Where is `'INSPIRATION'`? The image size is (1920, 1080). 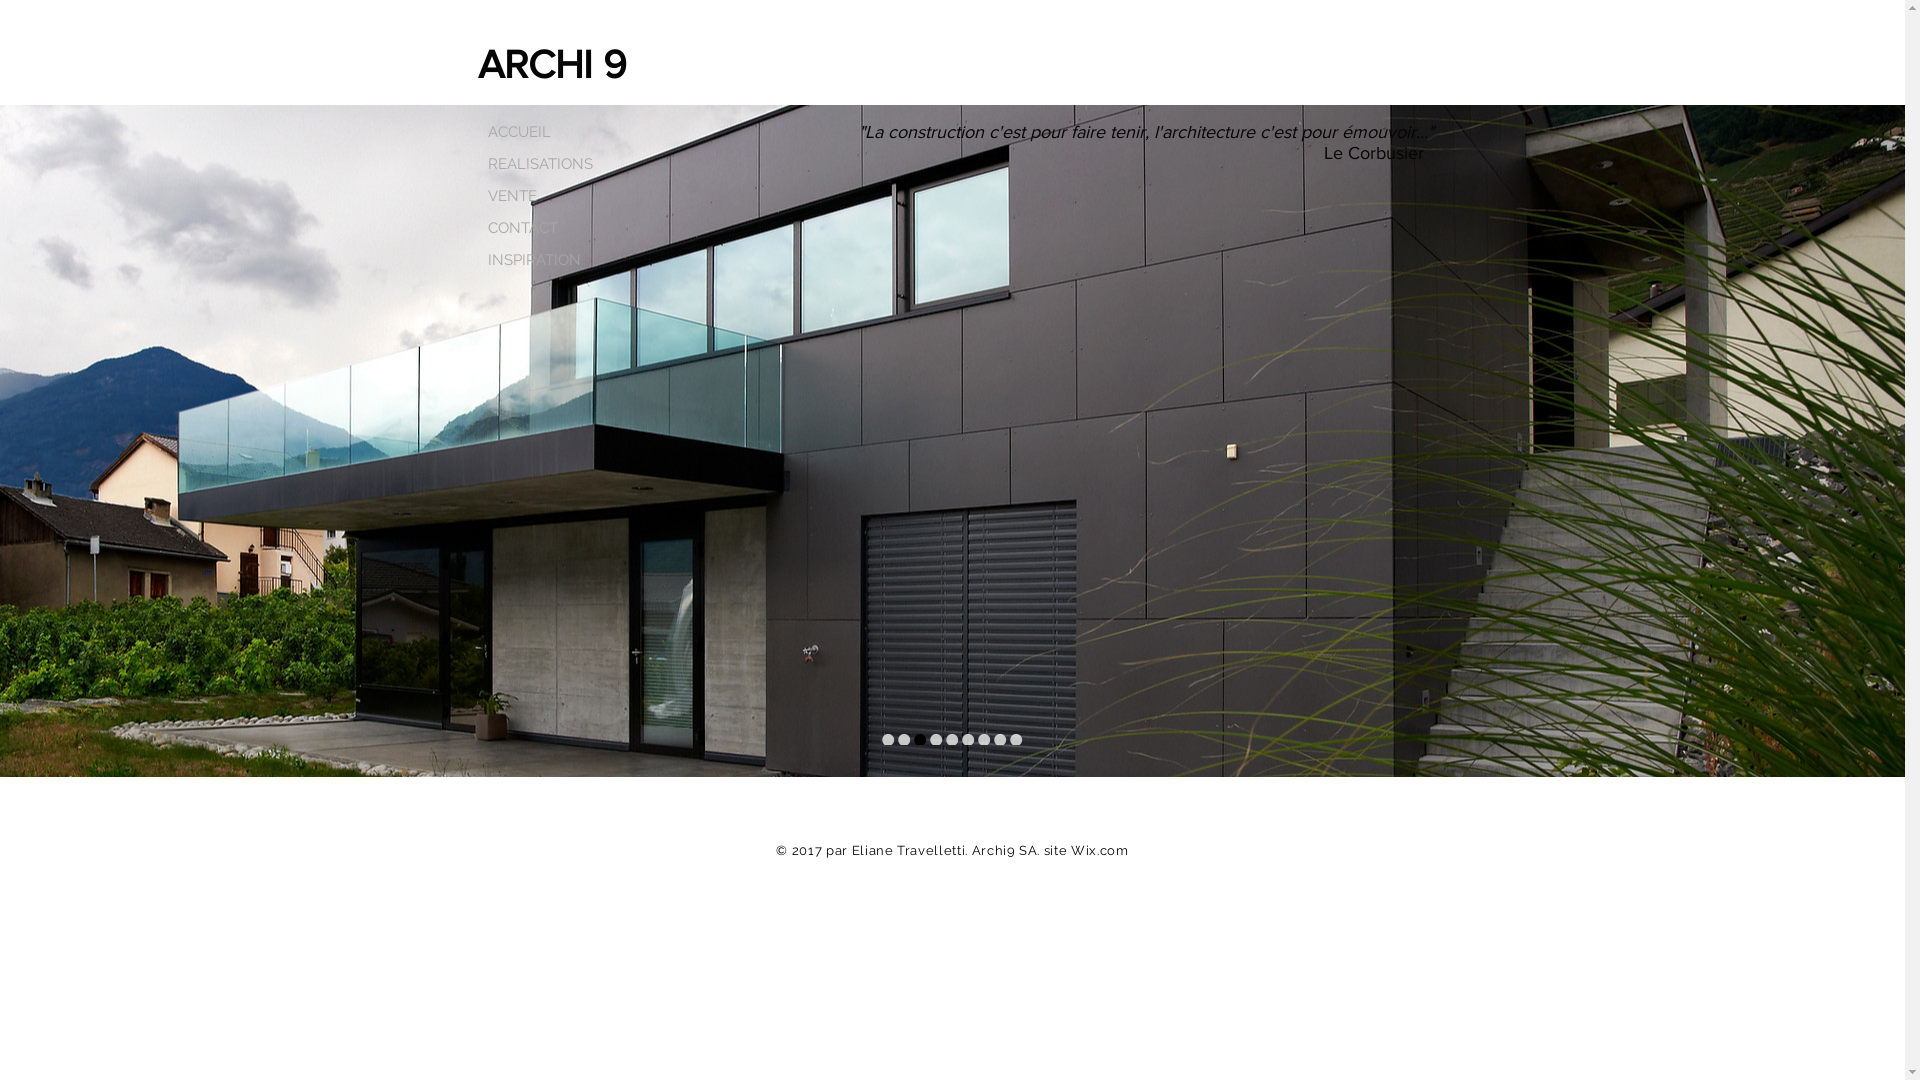
'INSPIRATION' is located at coordinates (477, 258).